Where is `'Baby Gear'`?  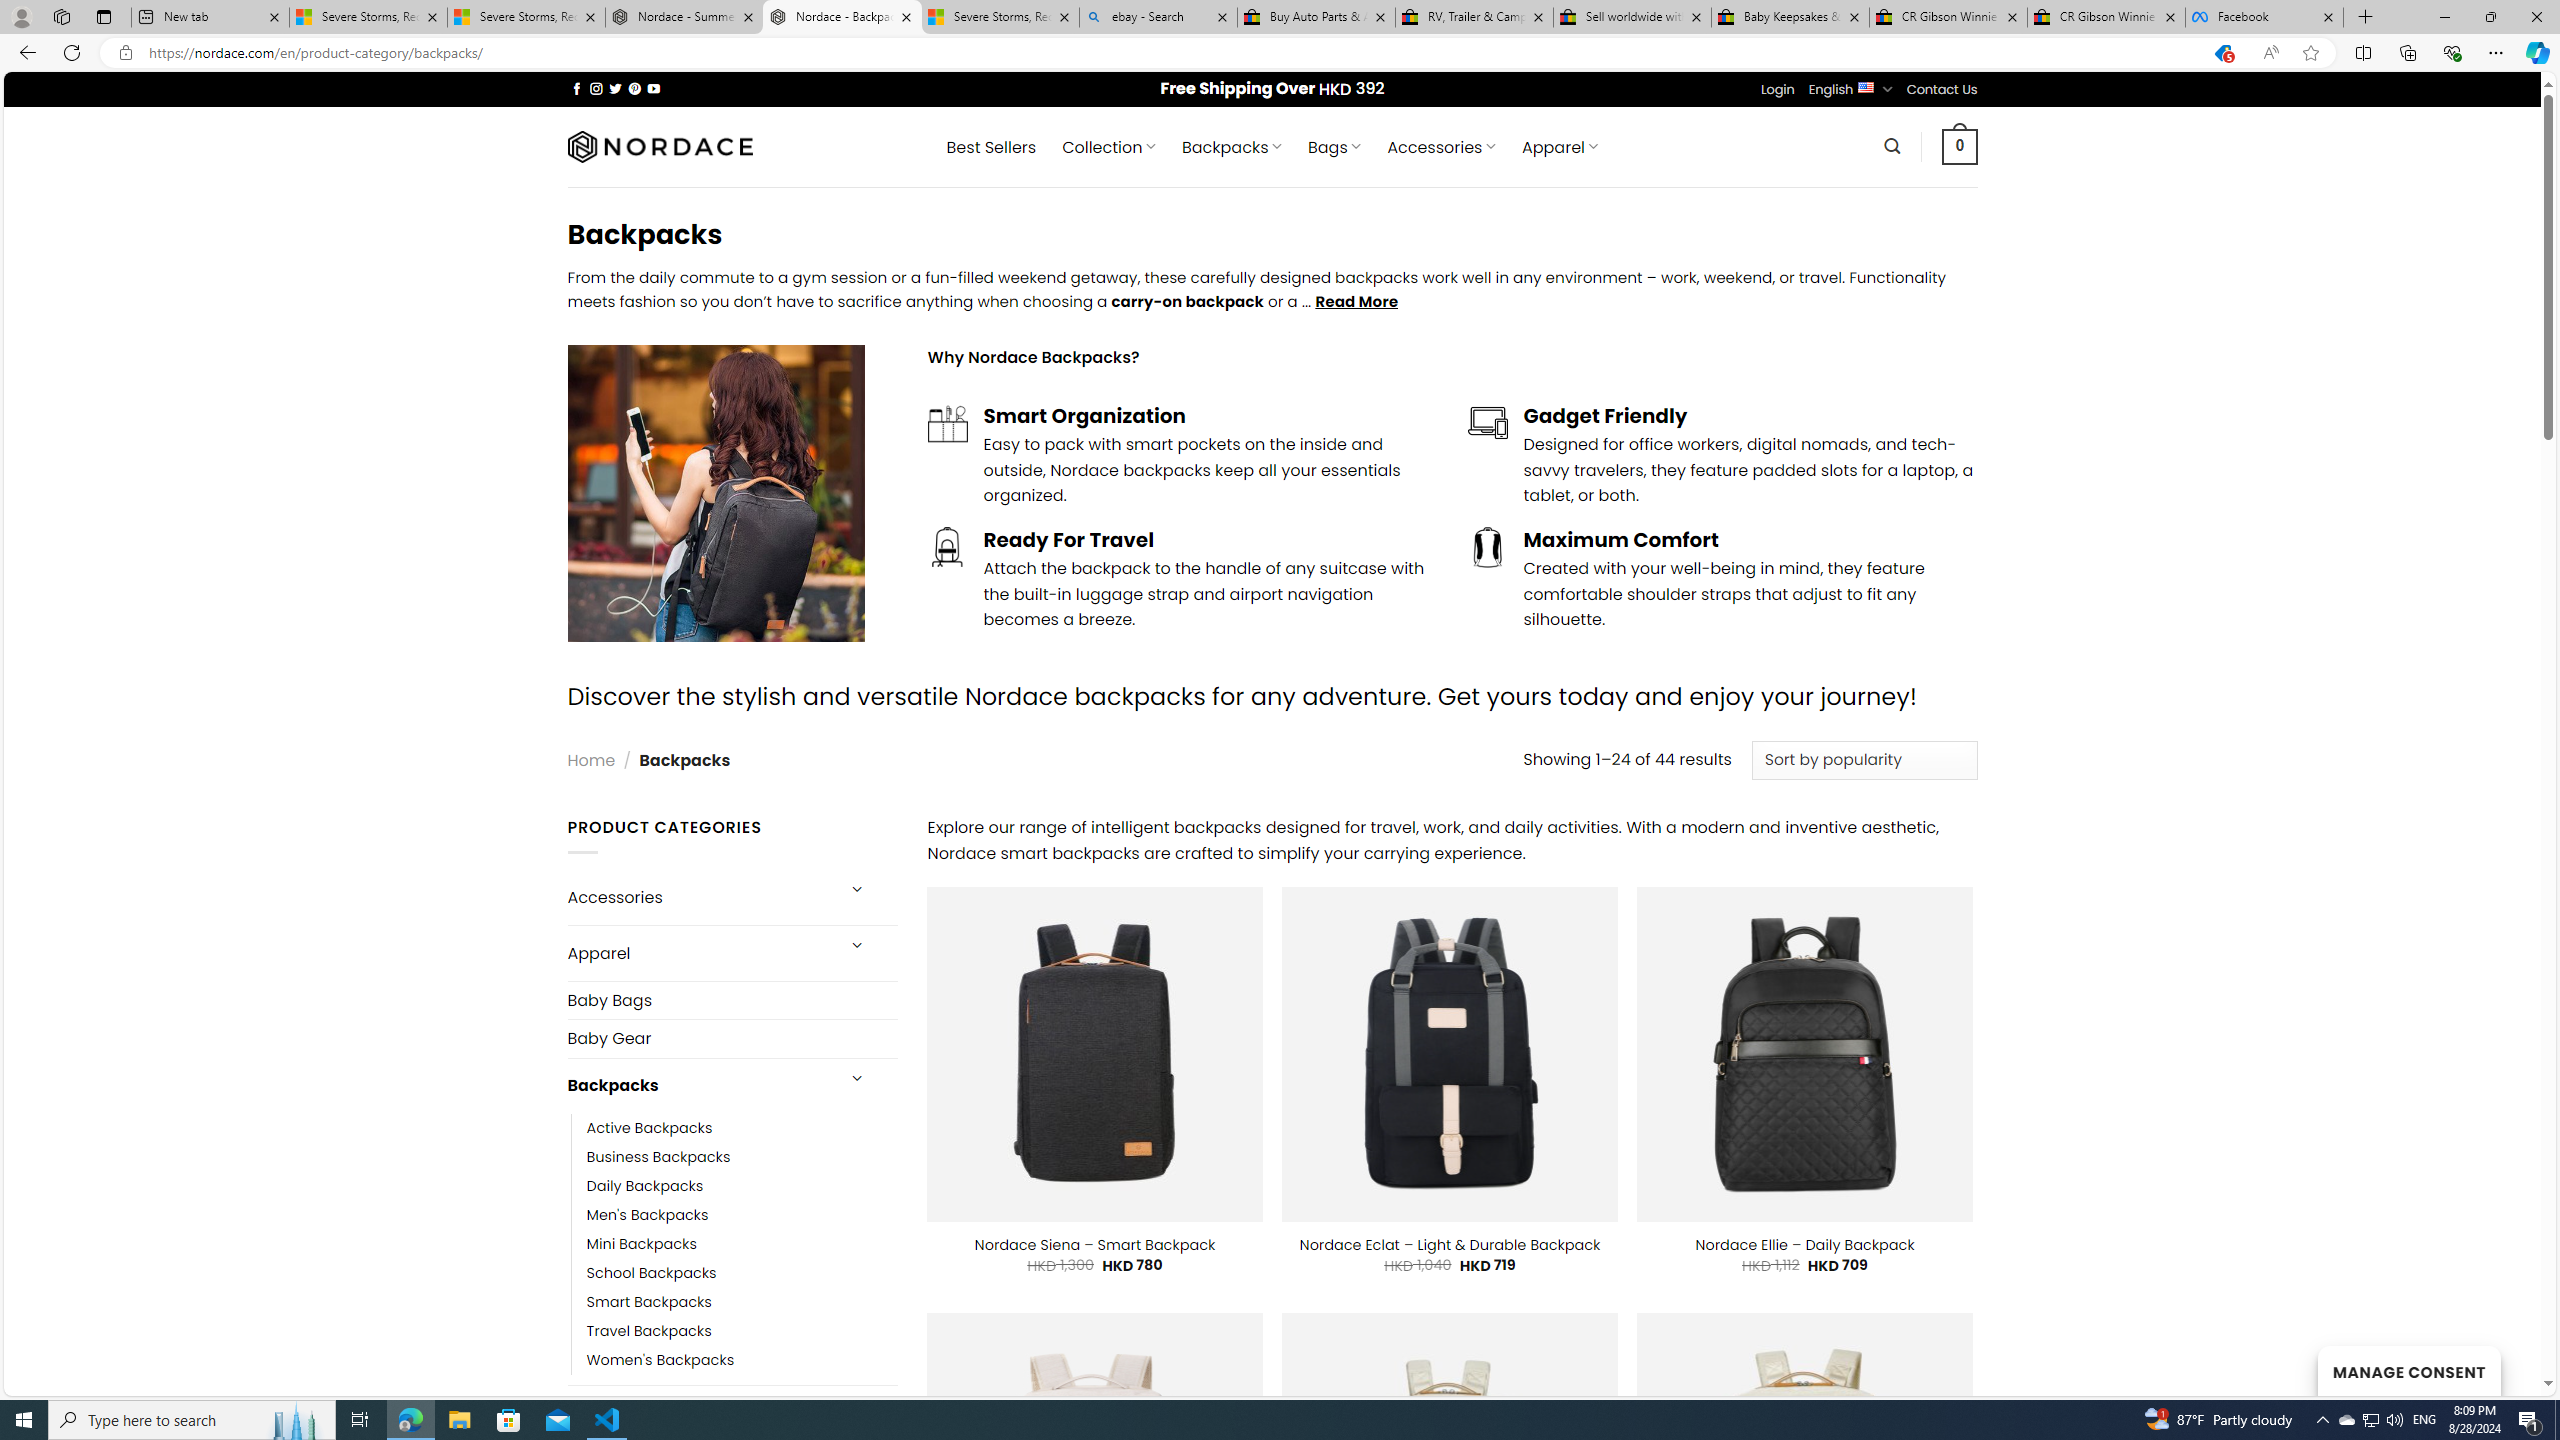
'Baby Gear' is located at coordinates (731, 1037).